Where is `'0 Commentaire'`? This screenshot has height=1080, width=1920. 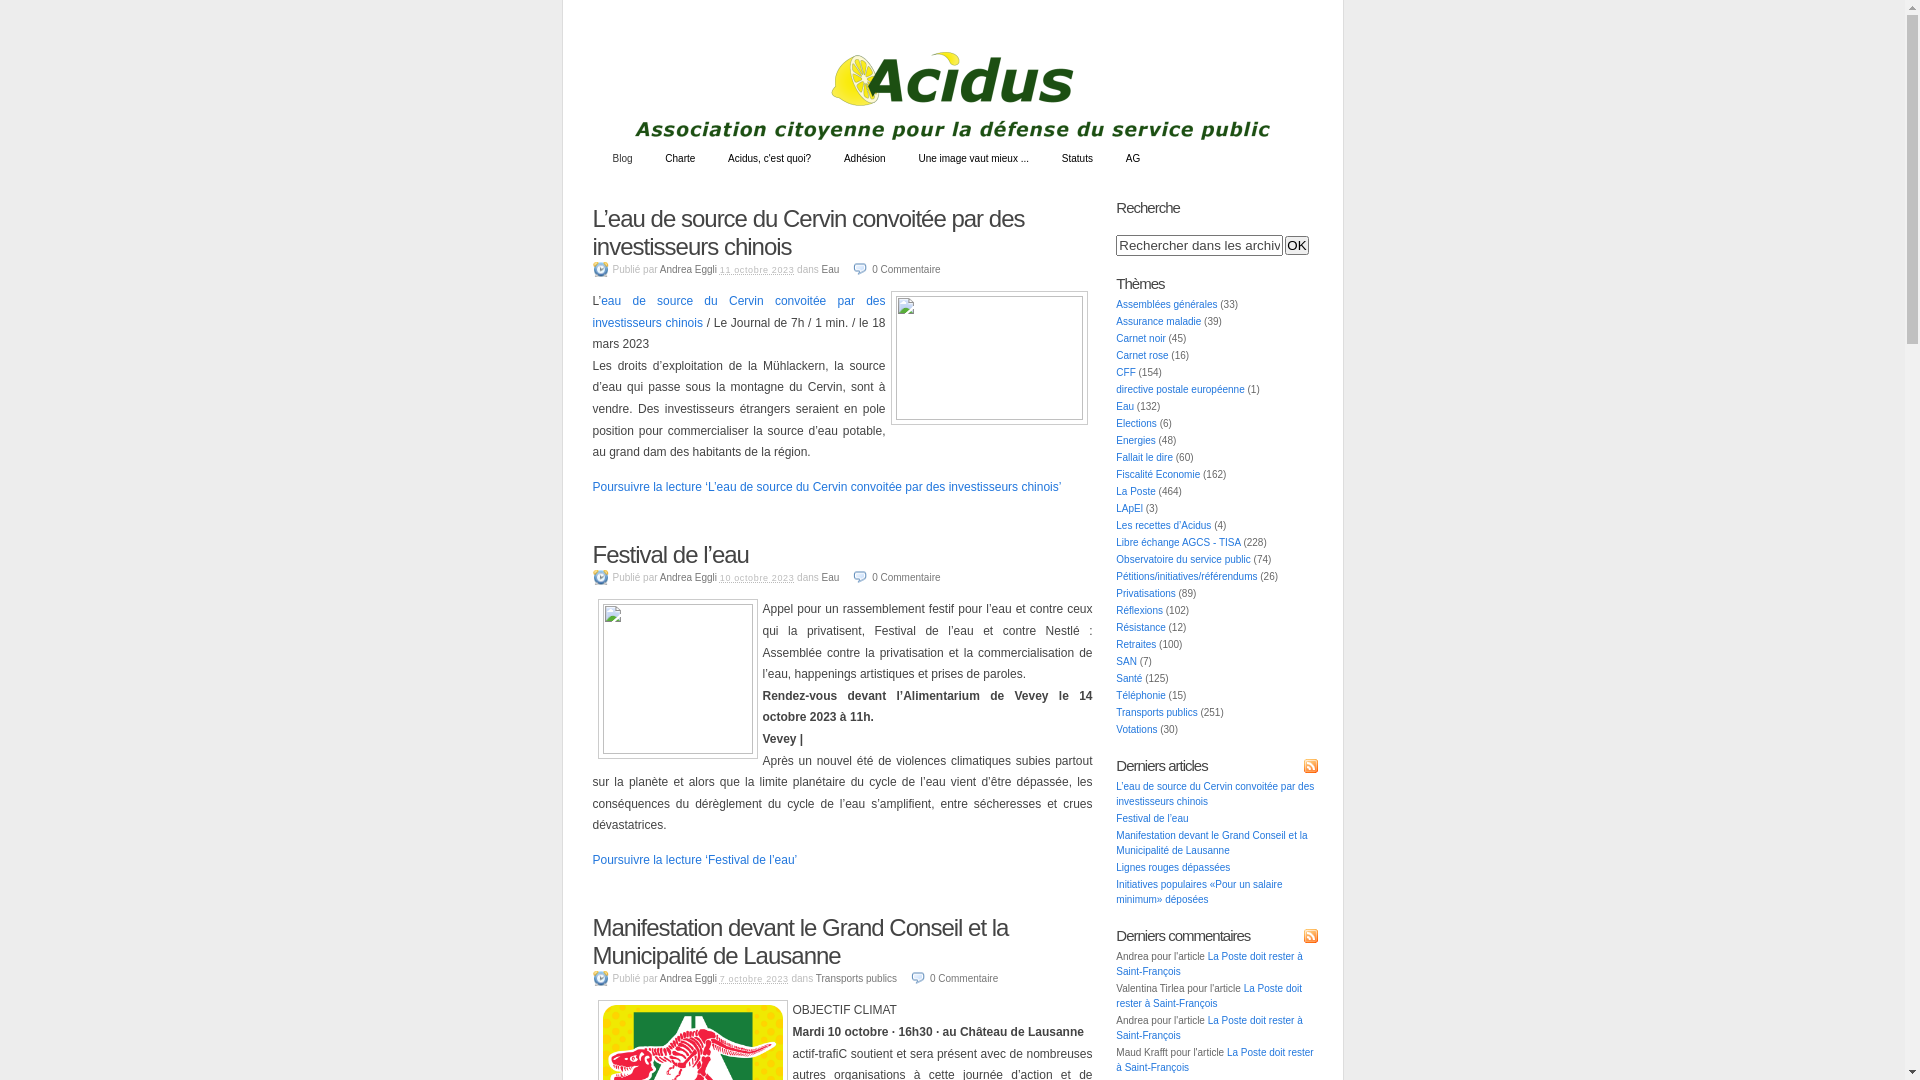 '0 Commentaire' is located at coordinates (909, 977).